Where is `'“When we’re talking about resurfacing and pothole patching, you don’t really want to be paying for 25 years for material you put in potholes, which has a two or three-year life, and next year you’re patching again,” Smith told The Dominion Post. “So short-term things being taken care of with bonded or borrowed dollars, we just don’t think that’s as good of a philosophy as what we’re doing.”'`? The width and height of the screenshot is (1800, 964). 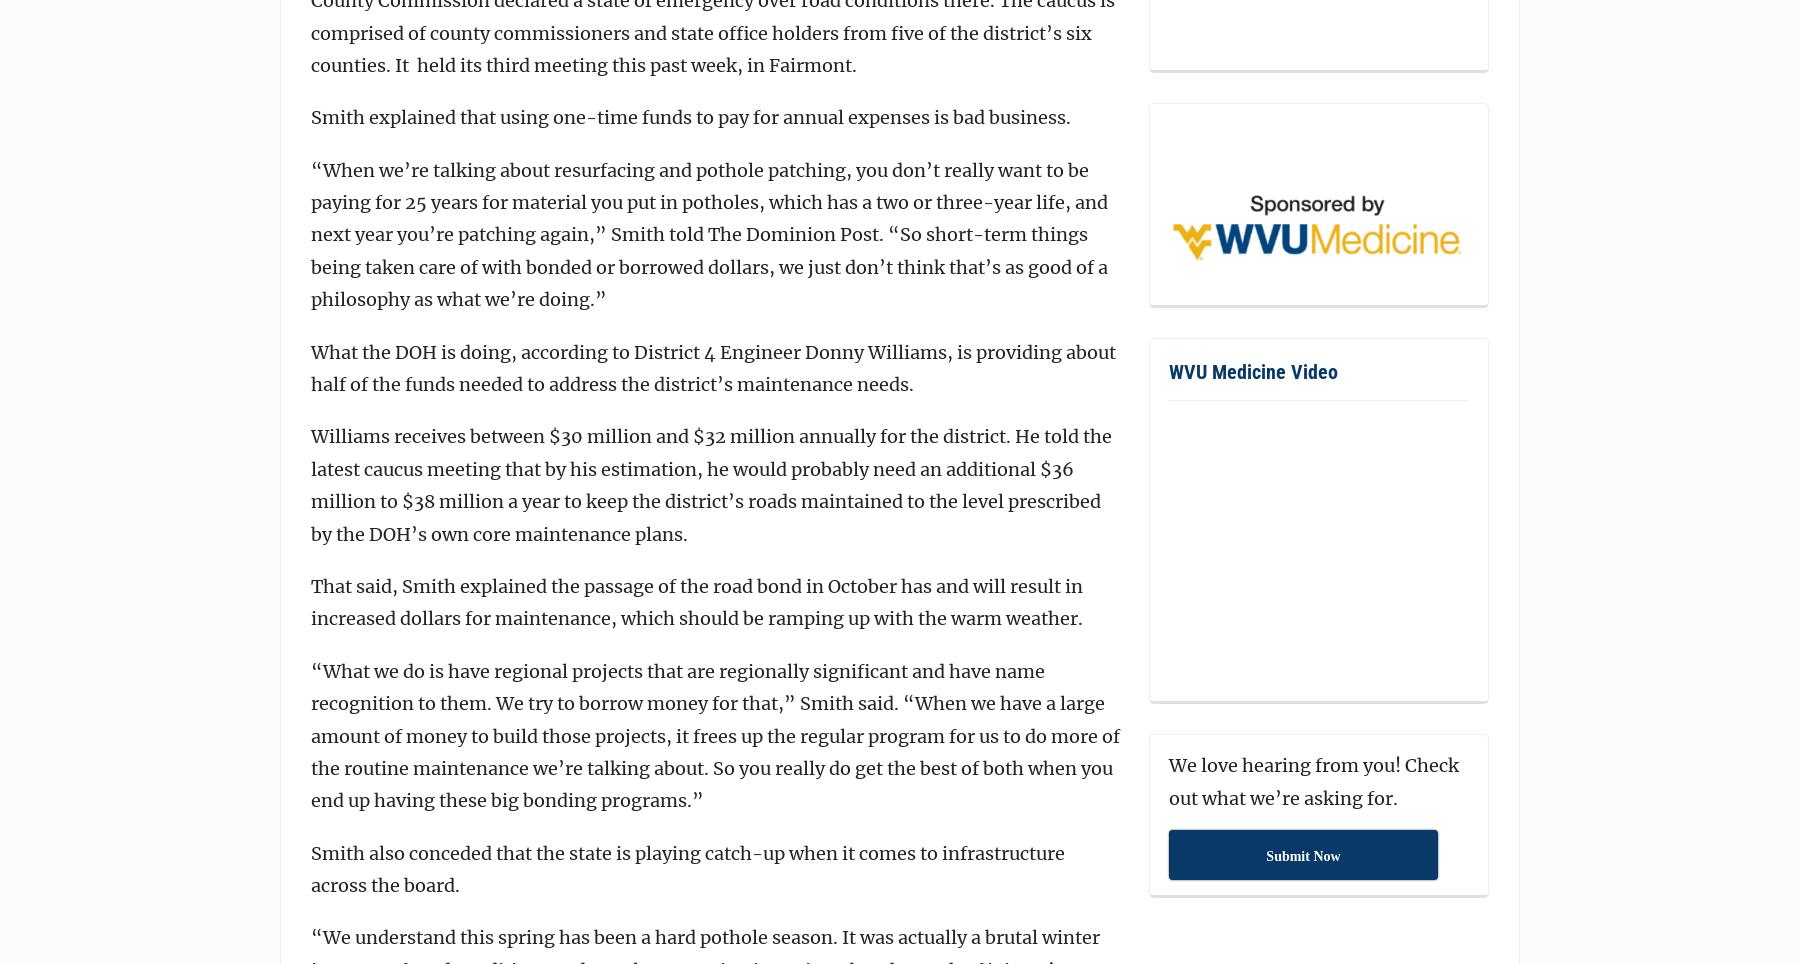 '“When we’re talking about resurfacing and pothole patching, you don’t really want to be paying for 25 years for material you put in potholes, which has a two or three-year life, and next year you’re patching again,” Smith told The Dominion Post. “So short-term things being taken care of with bonded or borrowed dollars, we just don’t think that’s as good of a philosophy as what we’re doing.”' is located at coordinates (708, 234).